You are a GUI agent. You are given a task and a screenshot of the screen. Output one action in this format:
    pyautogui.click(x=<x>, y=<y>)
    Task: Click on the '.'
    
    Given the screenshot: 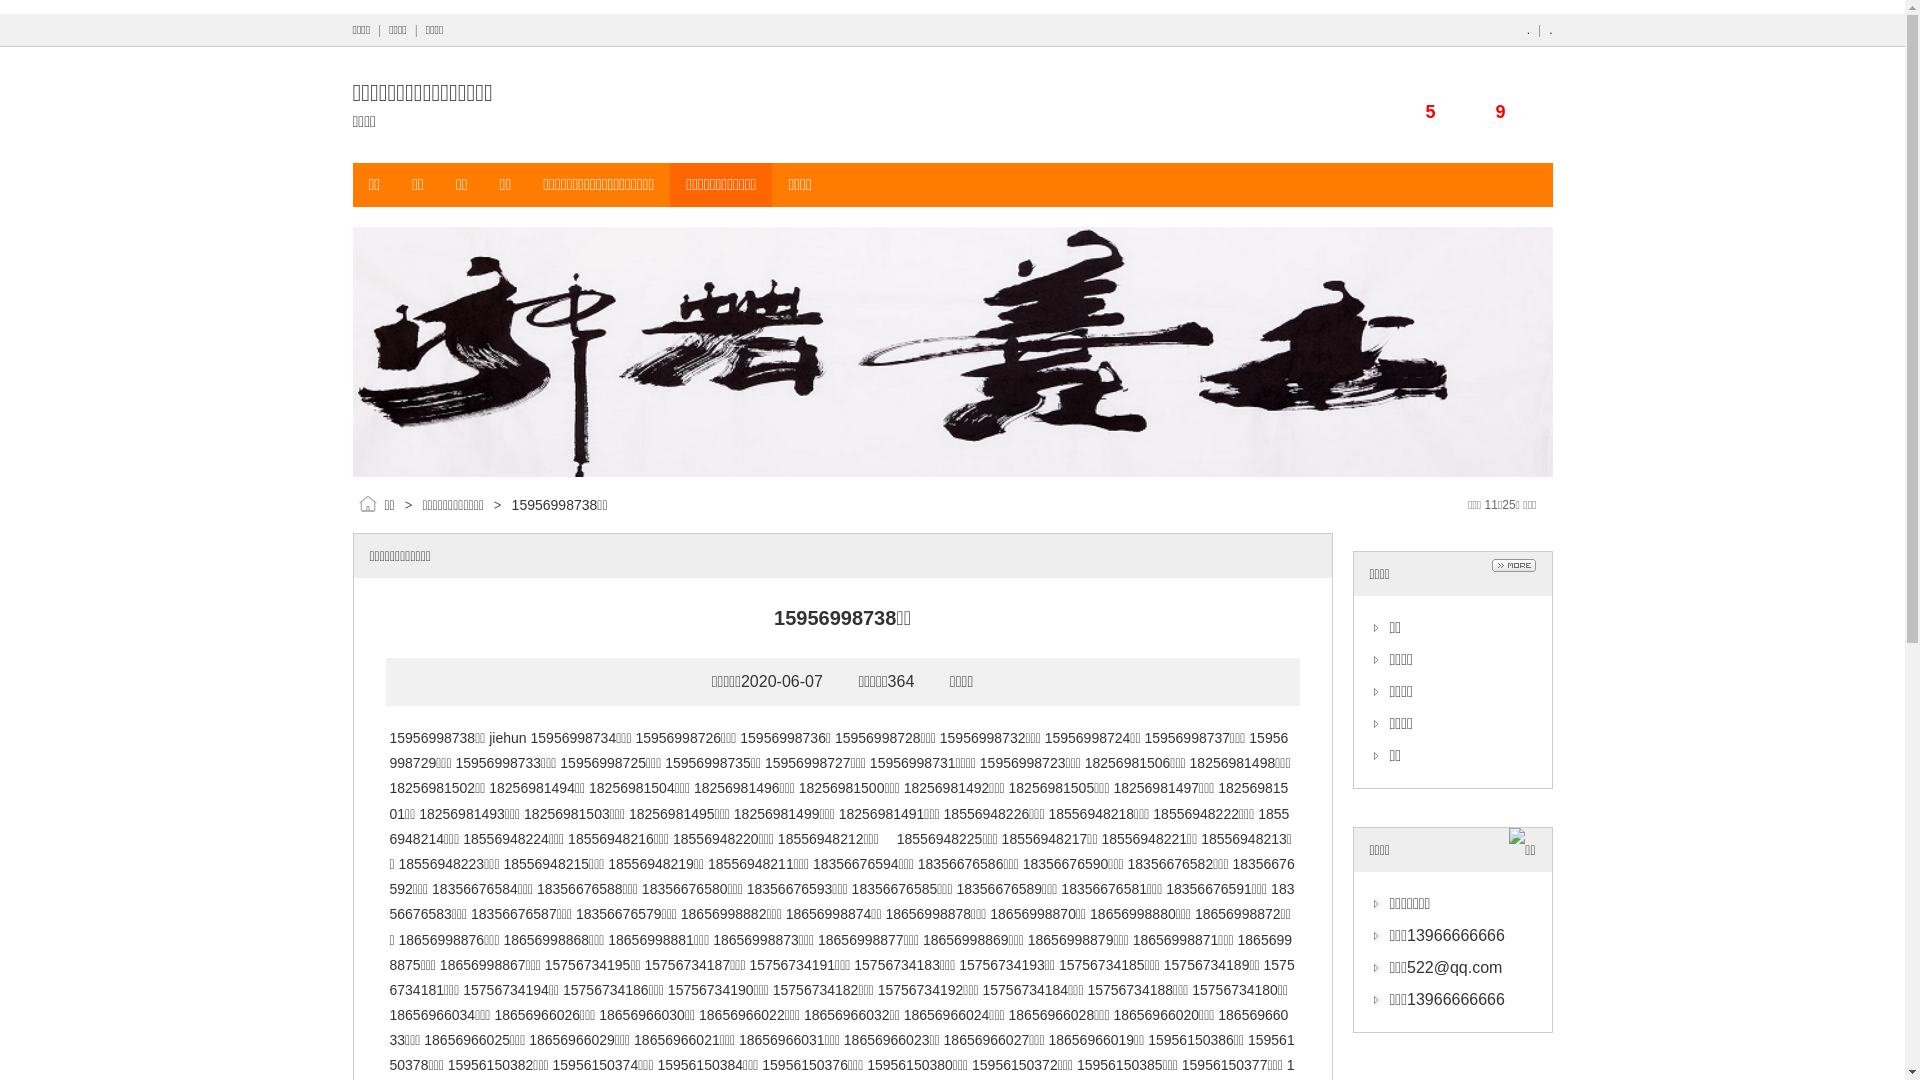 What is the action you would take?
    pyautogui.click(x=1527, y=30)
    